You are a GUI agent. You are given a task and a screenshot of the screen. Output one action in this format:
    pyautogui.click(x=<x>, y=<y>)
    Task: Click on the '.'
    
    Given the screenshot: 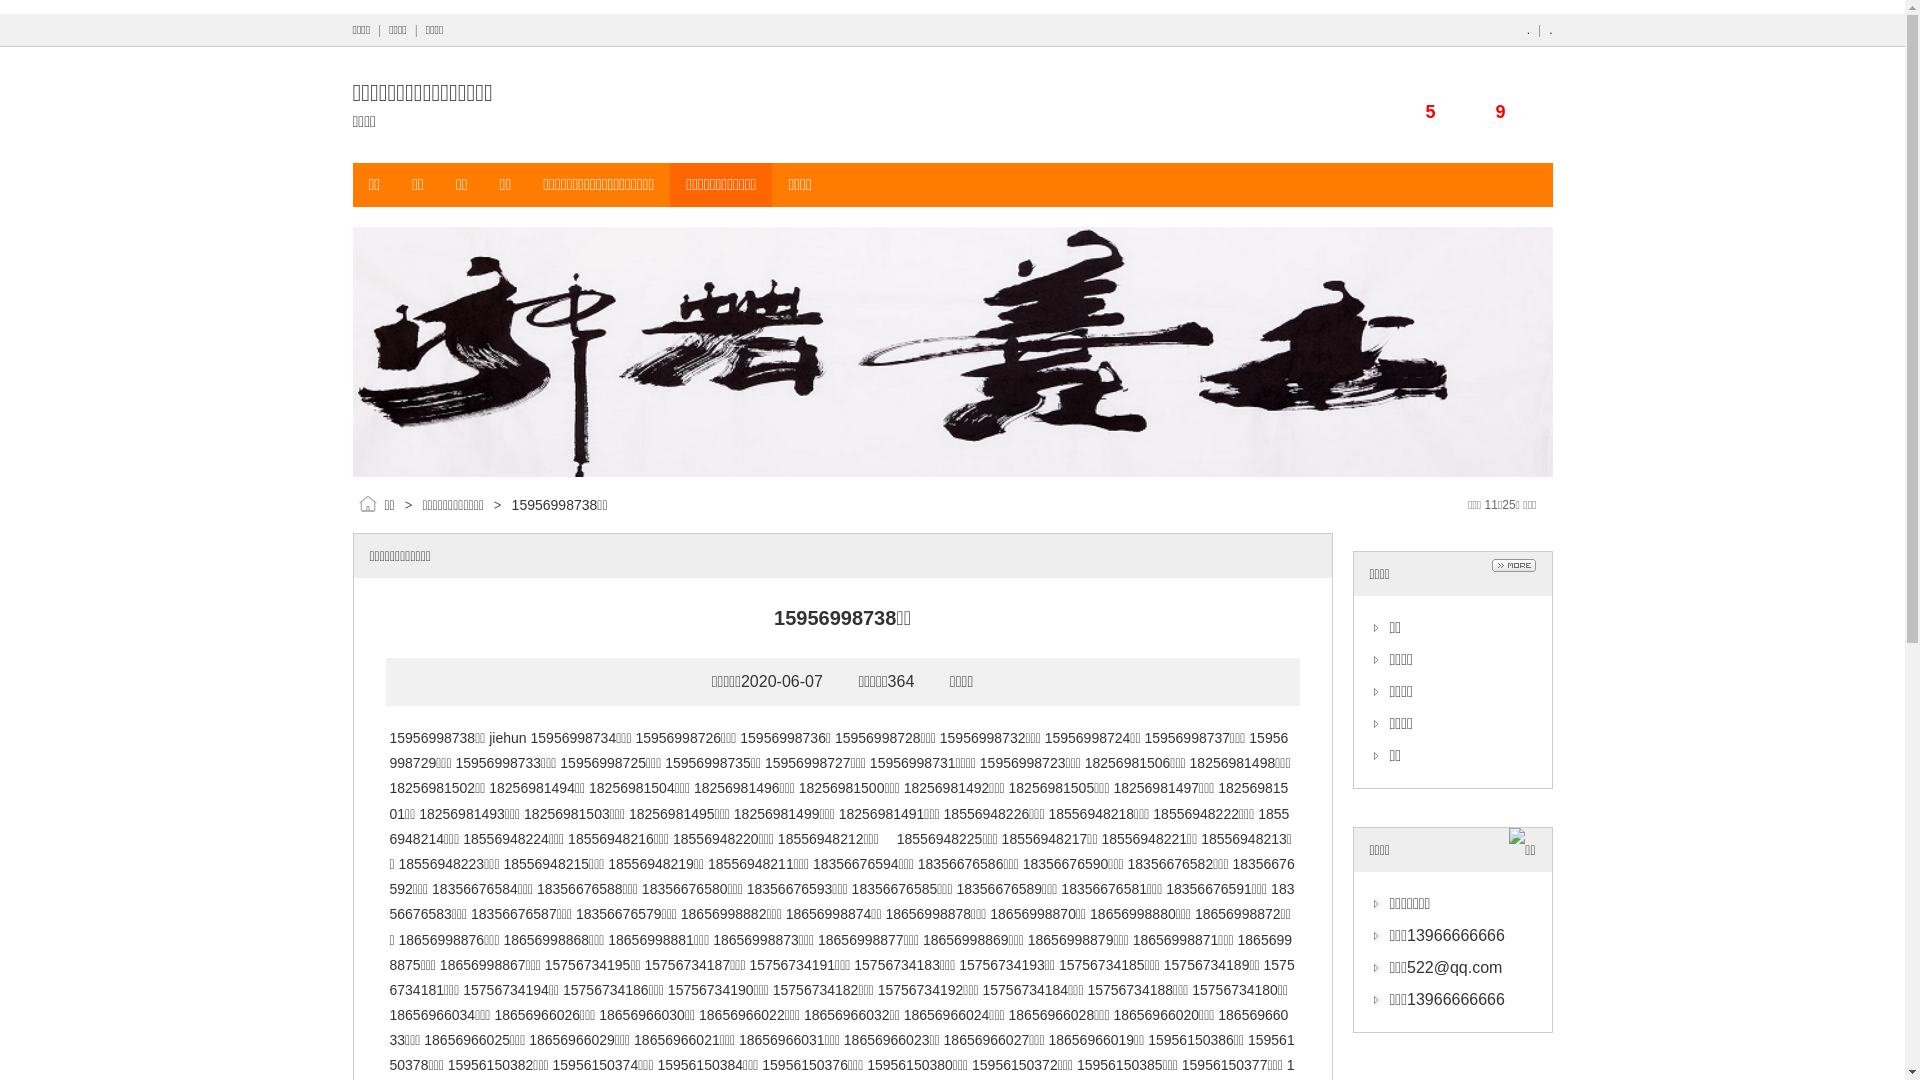 What is the action you would take?
    pyautogui.click(x=1527, y=30)
    